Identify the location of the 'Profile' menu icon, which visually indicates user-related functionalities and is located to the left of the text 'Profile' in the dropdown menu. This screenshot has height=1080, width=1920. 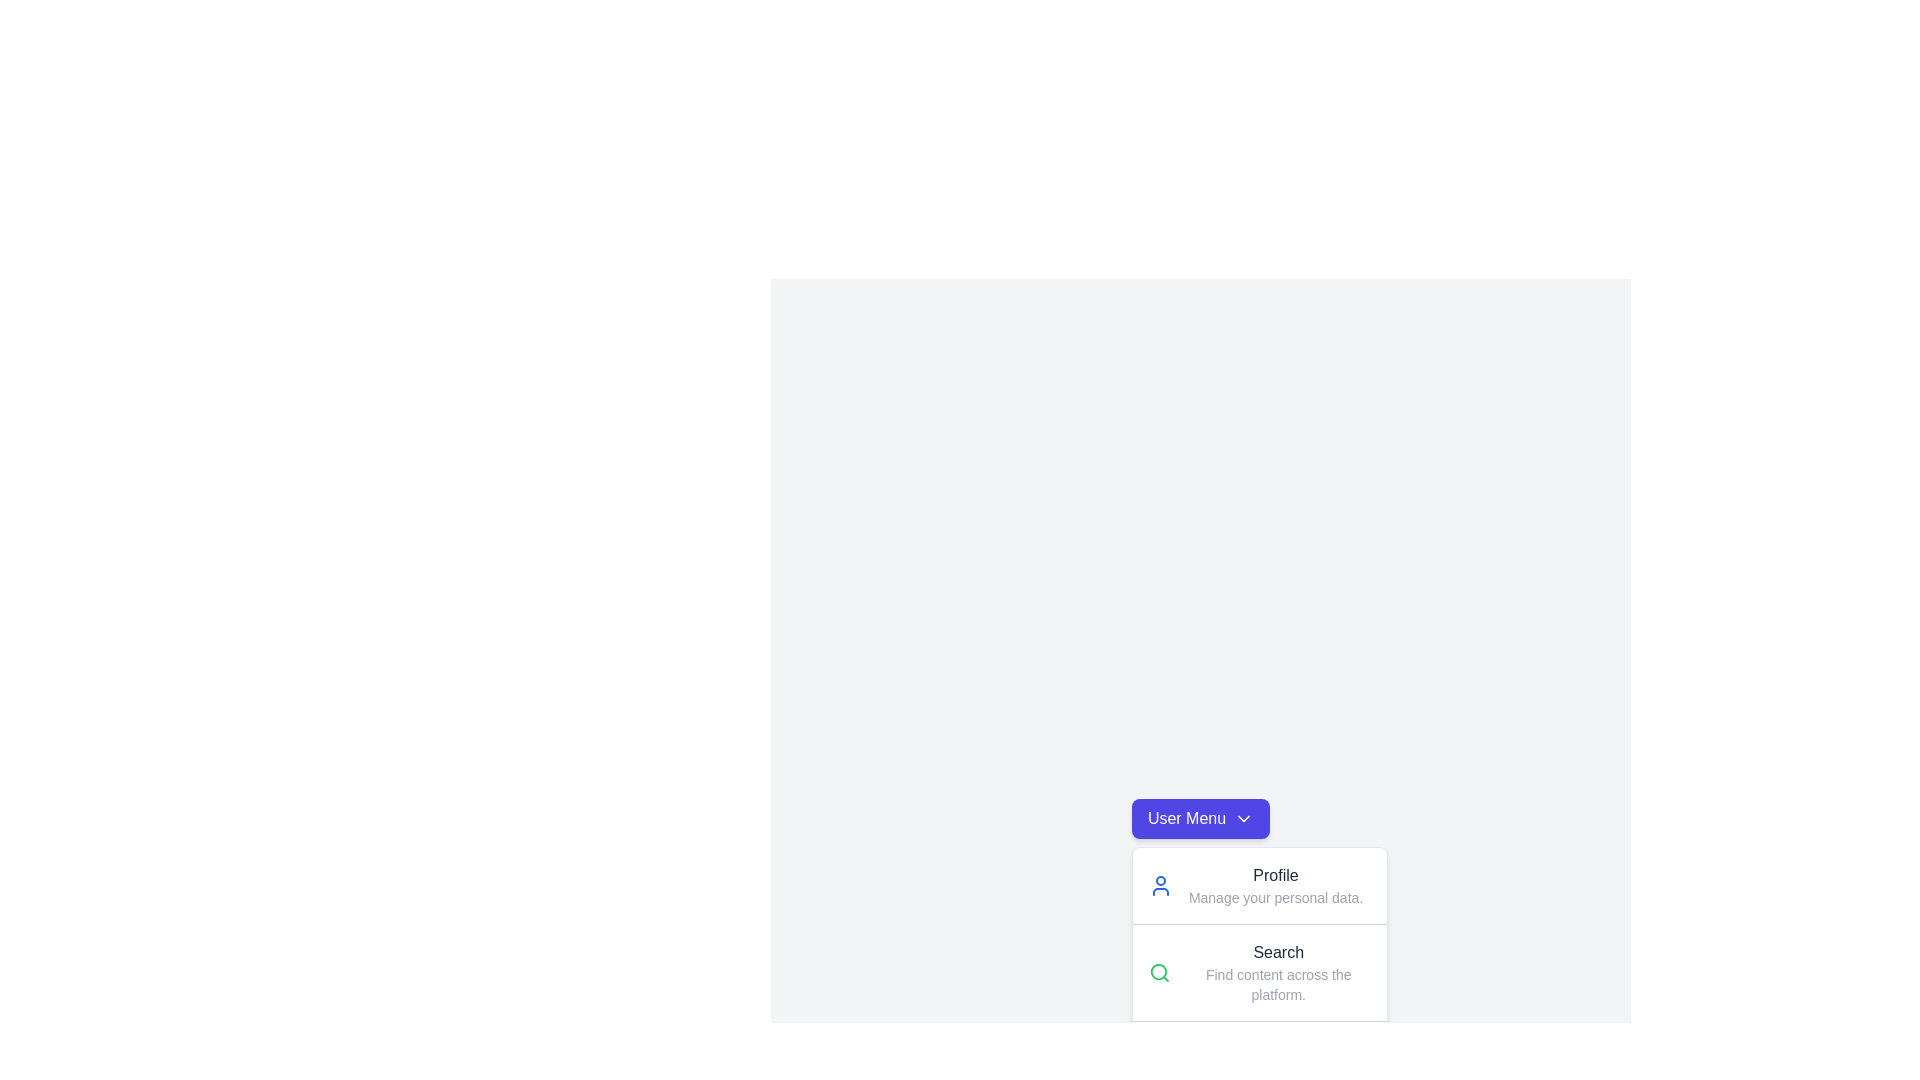
(1160, 885).